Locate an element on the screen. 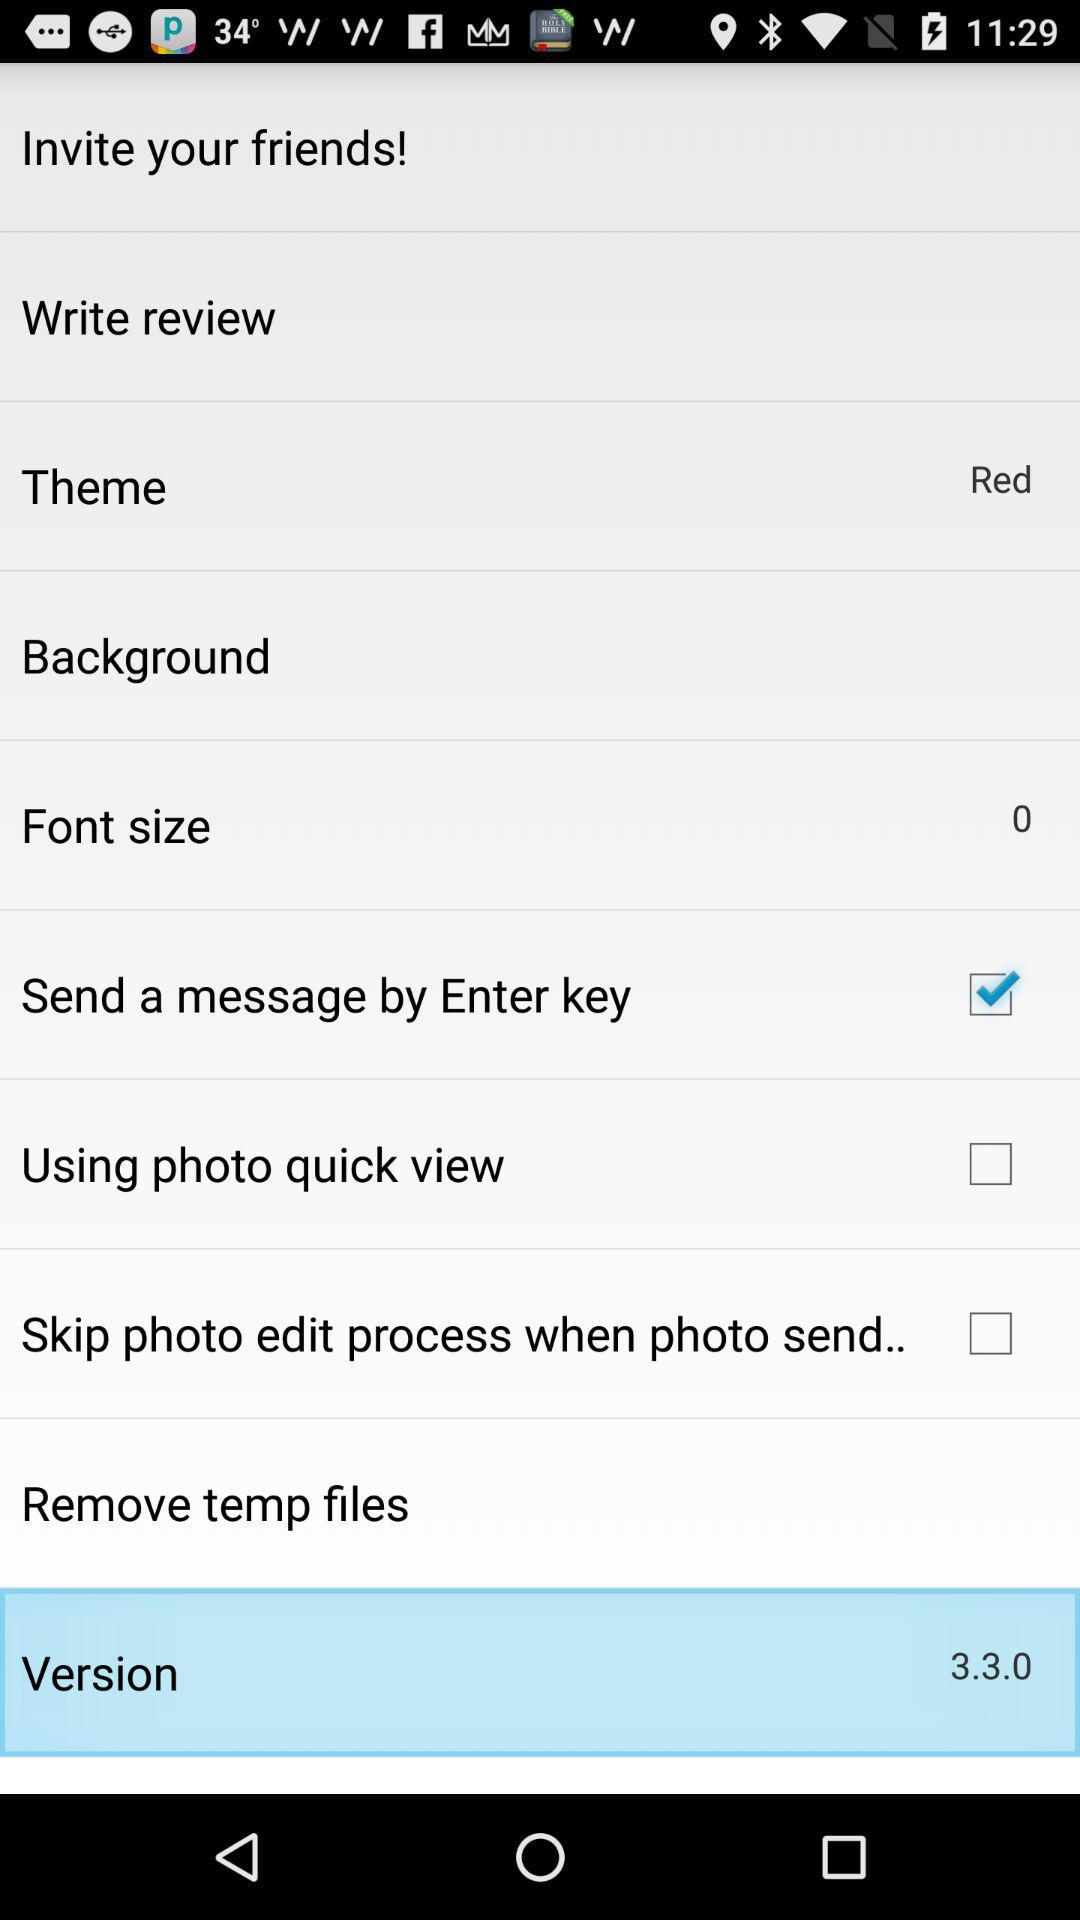  red at the top right corner is located at coordinates (1001, 477).